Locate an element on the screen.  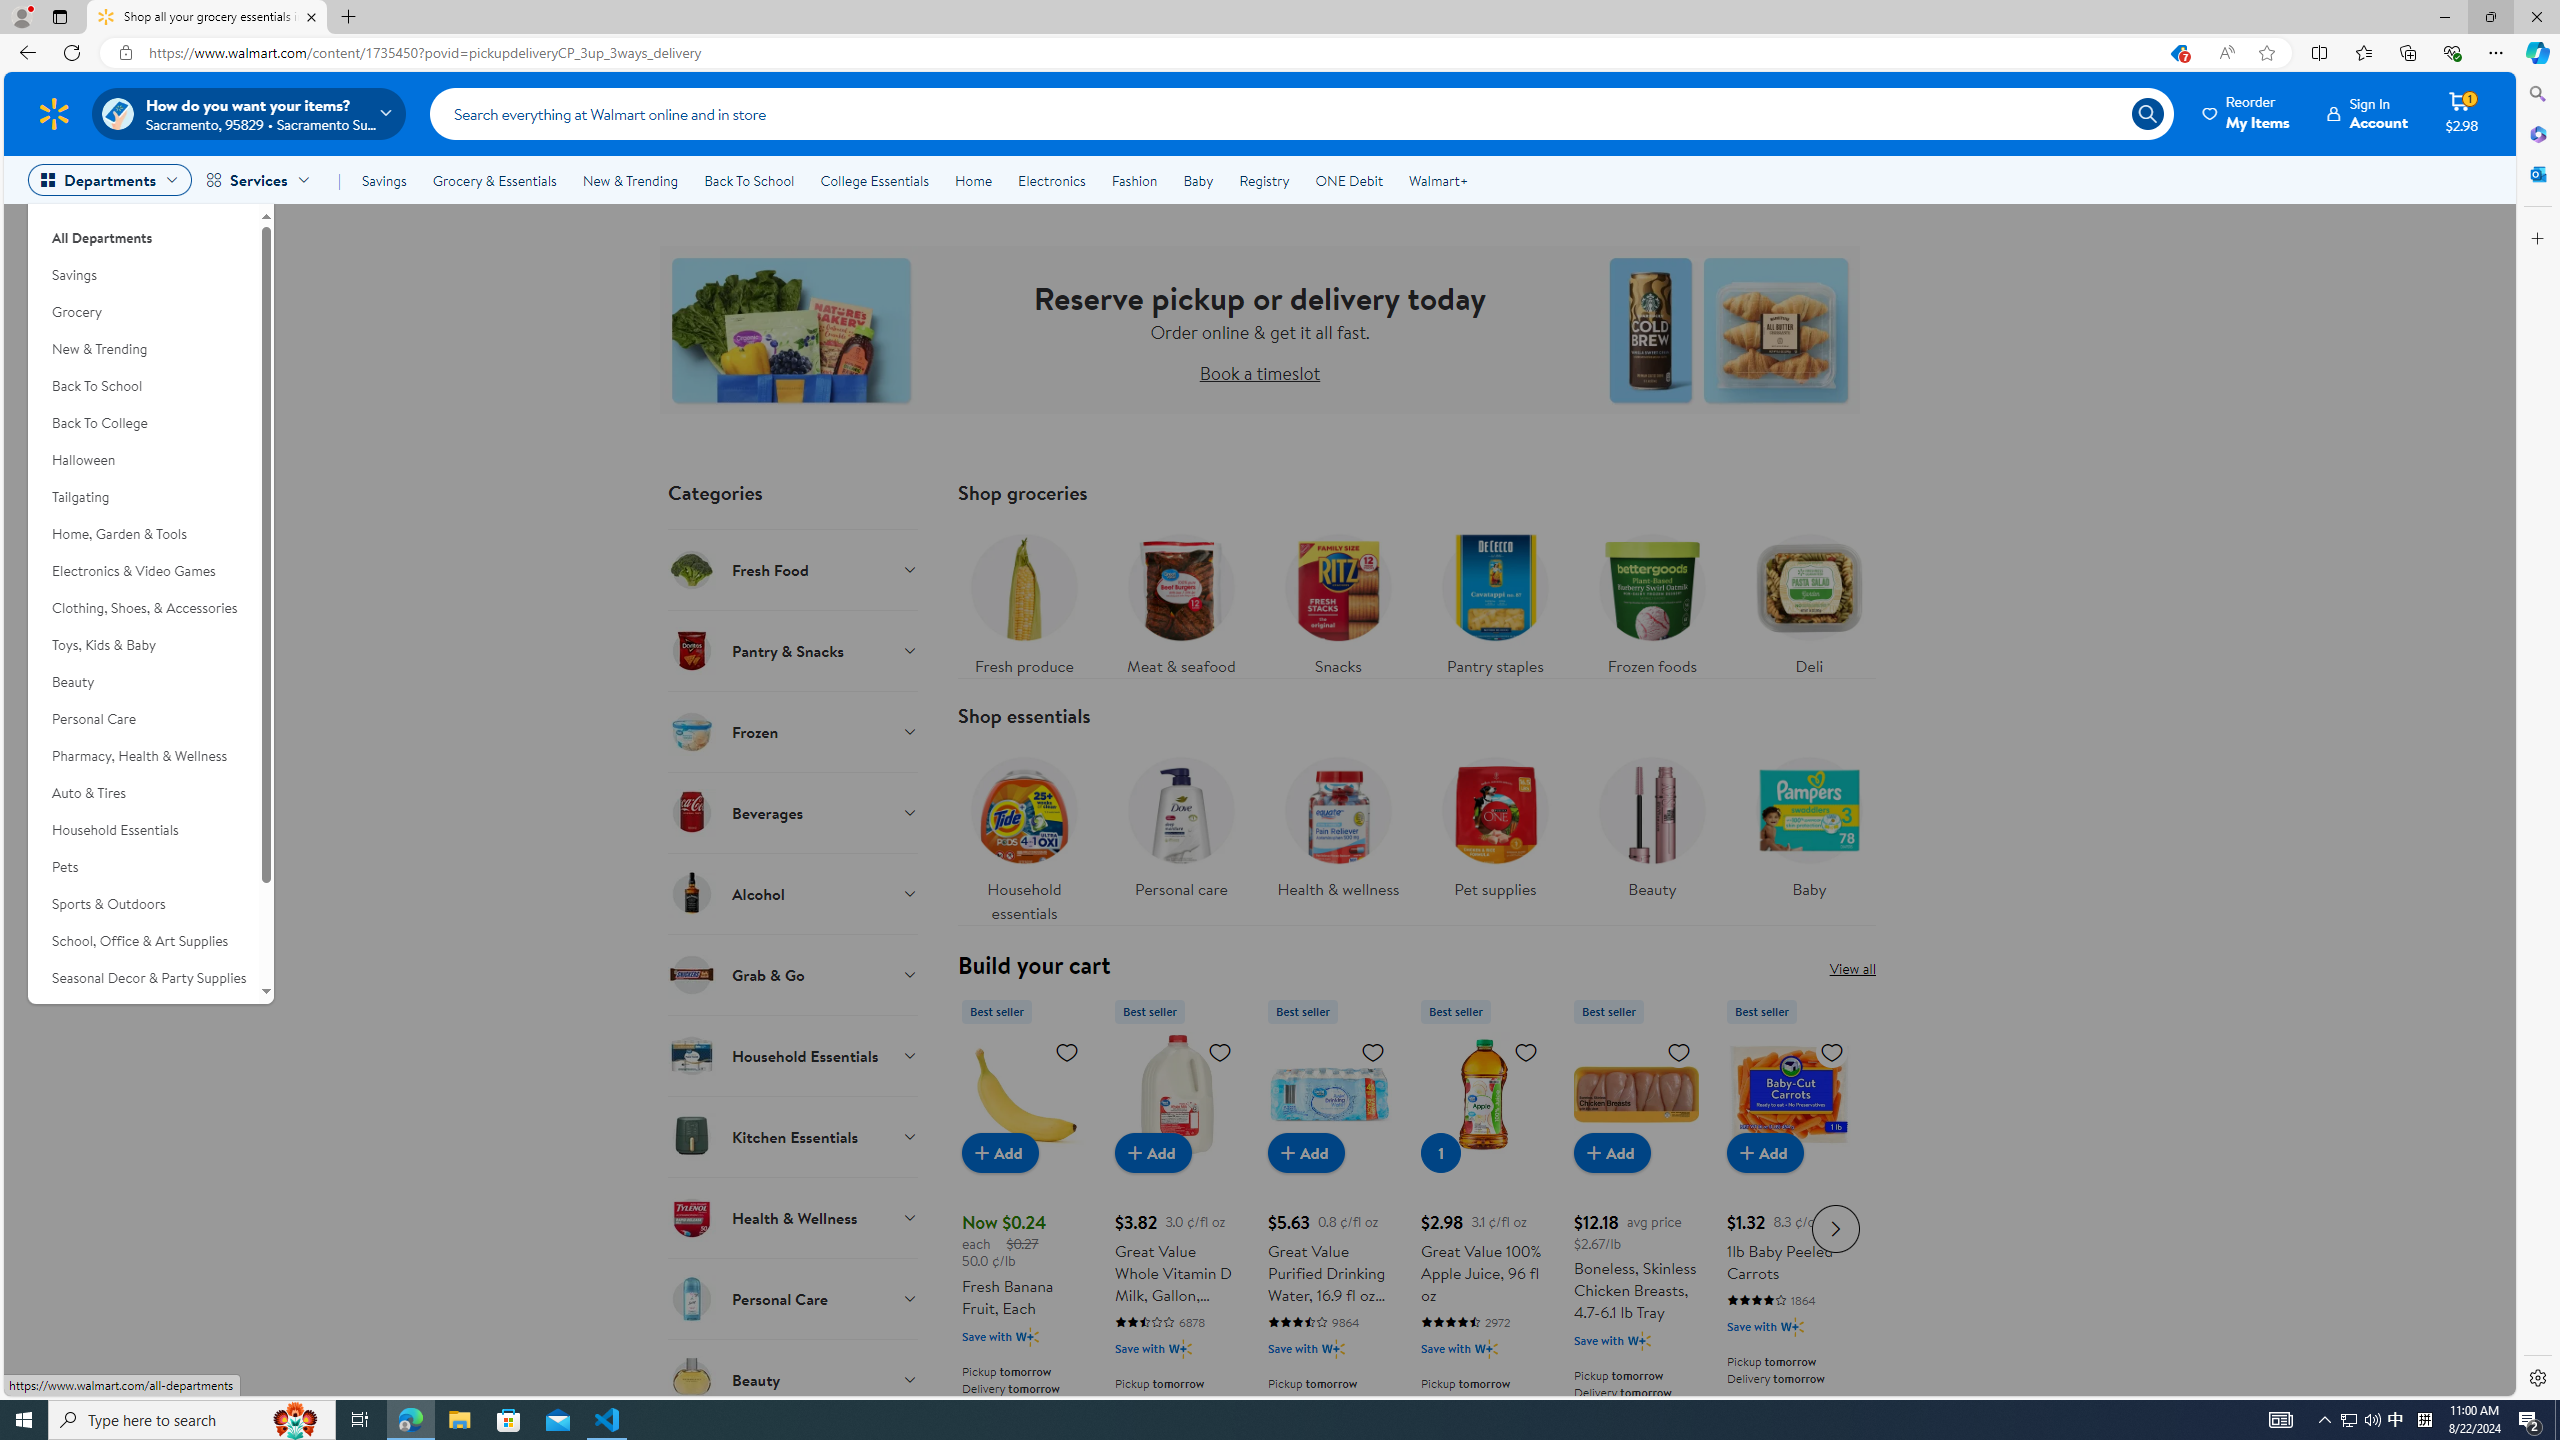
'Deli' is located at coordinates (1809, 598).